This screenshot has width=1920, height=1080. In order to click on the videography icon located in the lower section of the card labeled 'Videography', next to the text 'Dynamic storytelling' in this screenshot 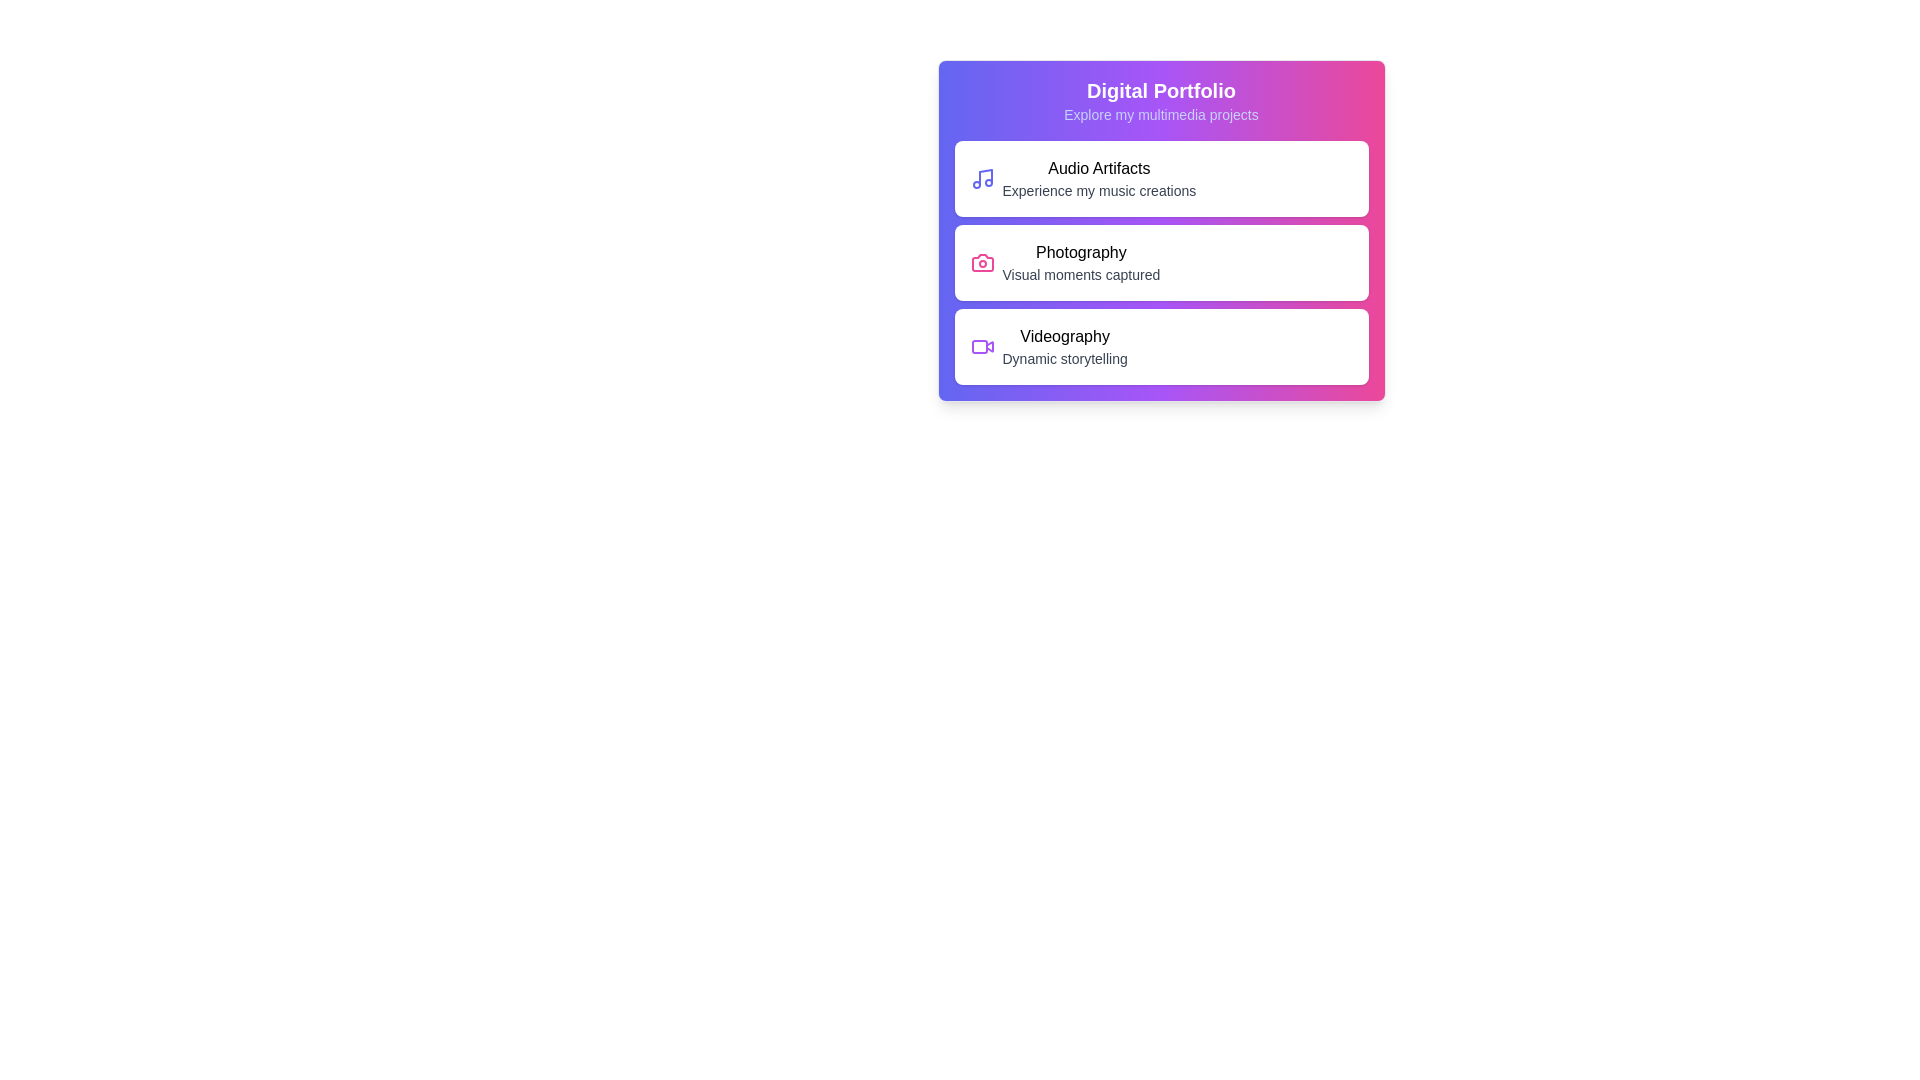, I will do `click(982, 346)`.